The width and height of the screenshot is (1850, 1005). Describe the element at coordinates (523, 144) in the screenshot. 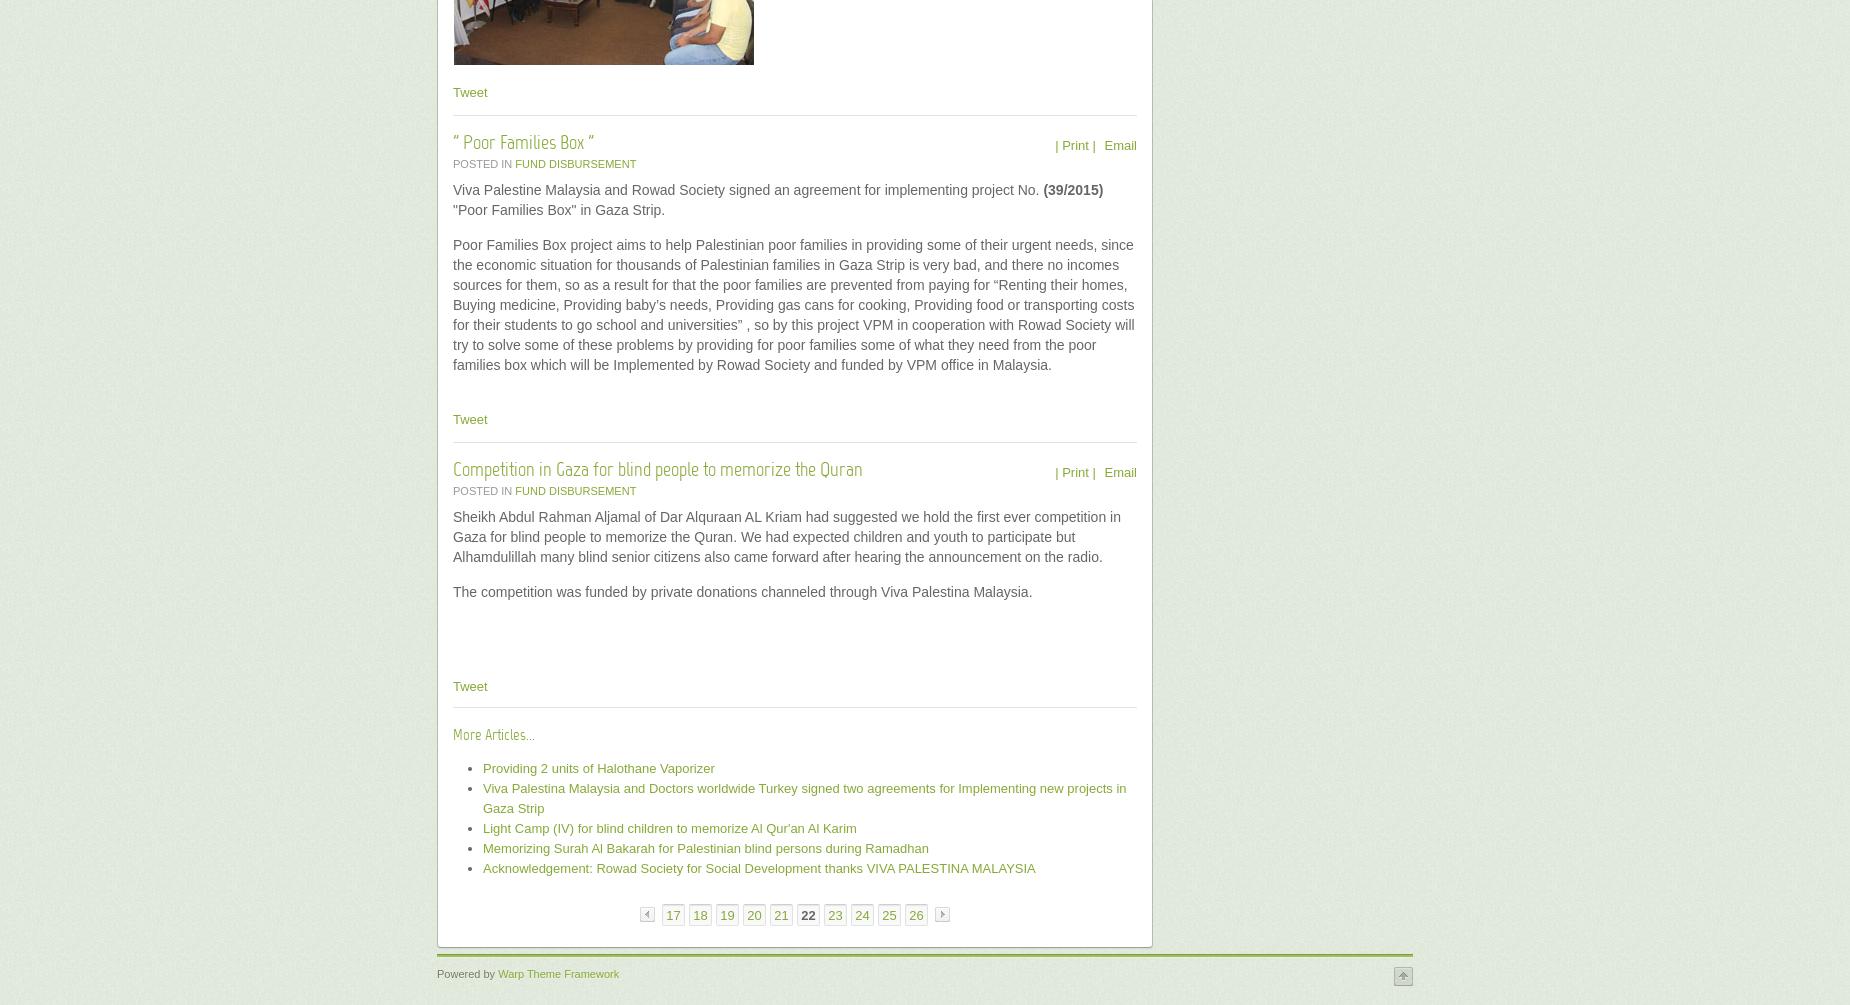

I see `'" Poor Families Box "'` at that location.